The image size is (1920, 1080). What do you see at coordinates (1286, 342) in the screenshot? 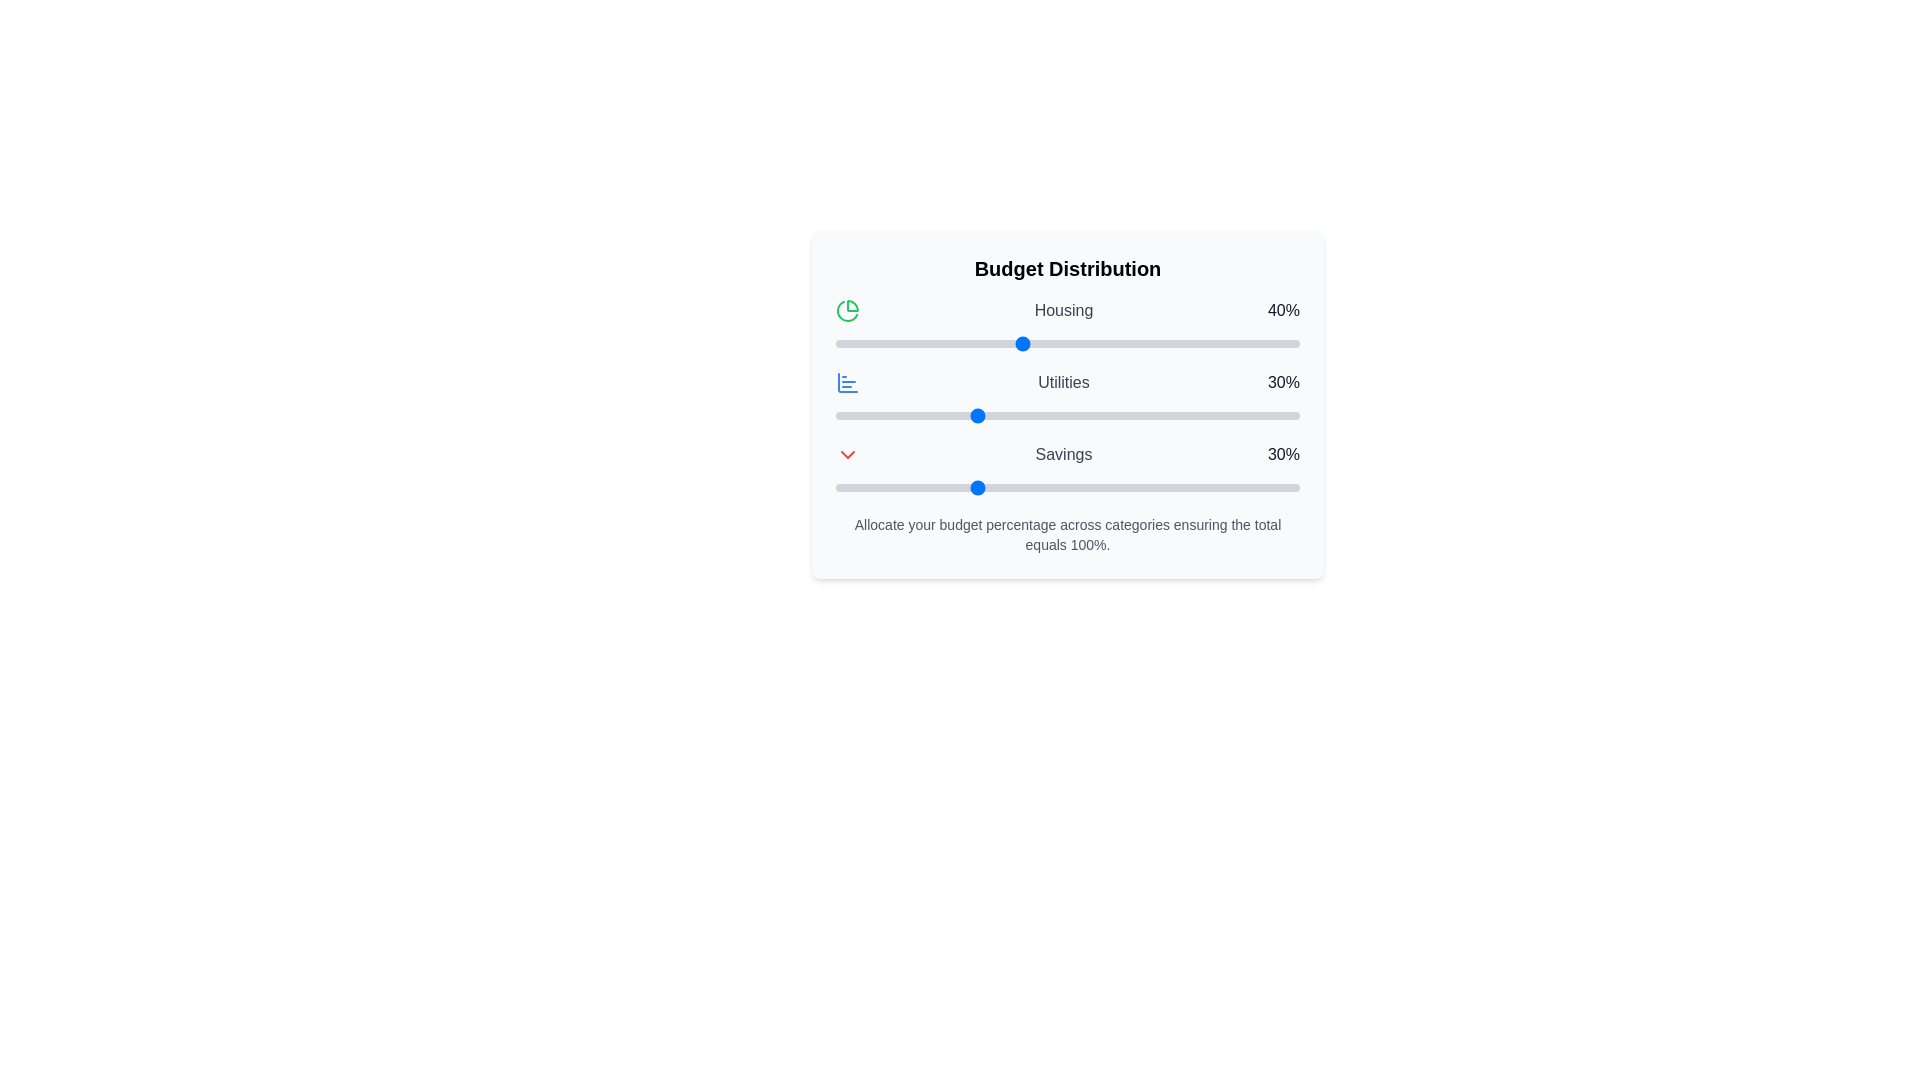
I see `the Housing percentage slider` at bounding box center [1286, 342].